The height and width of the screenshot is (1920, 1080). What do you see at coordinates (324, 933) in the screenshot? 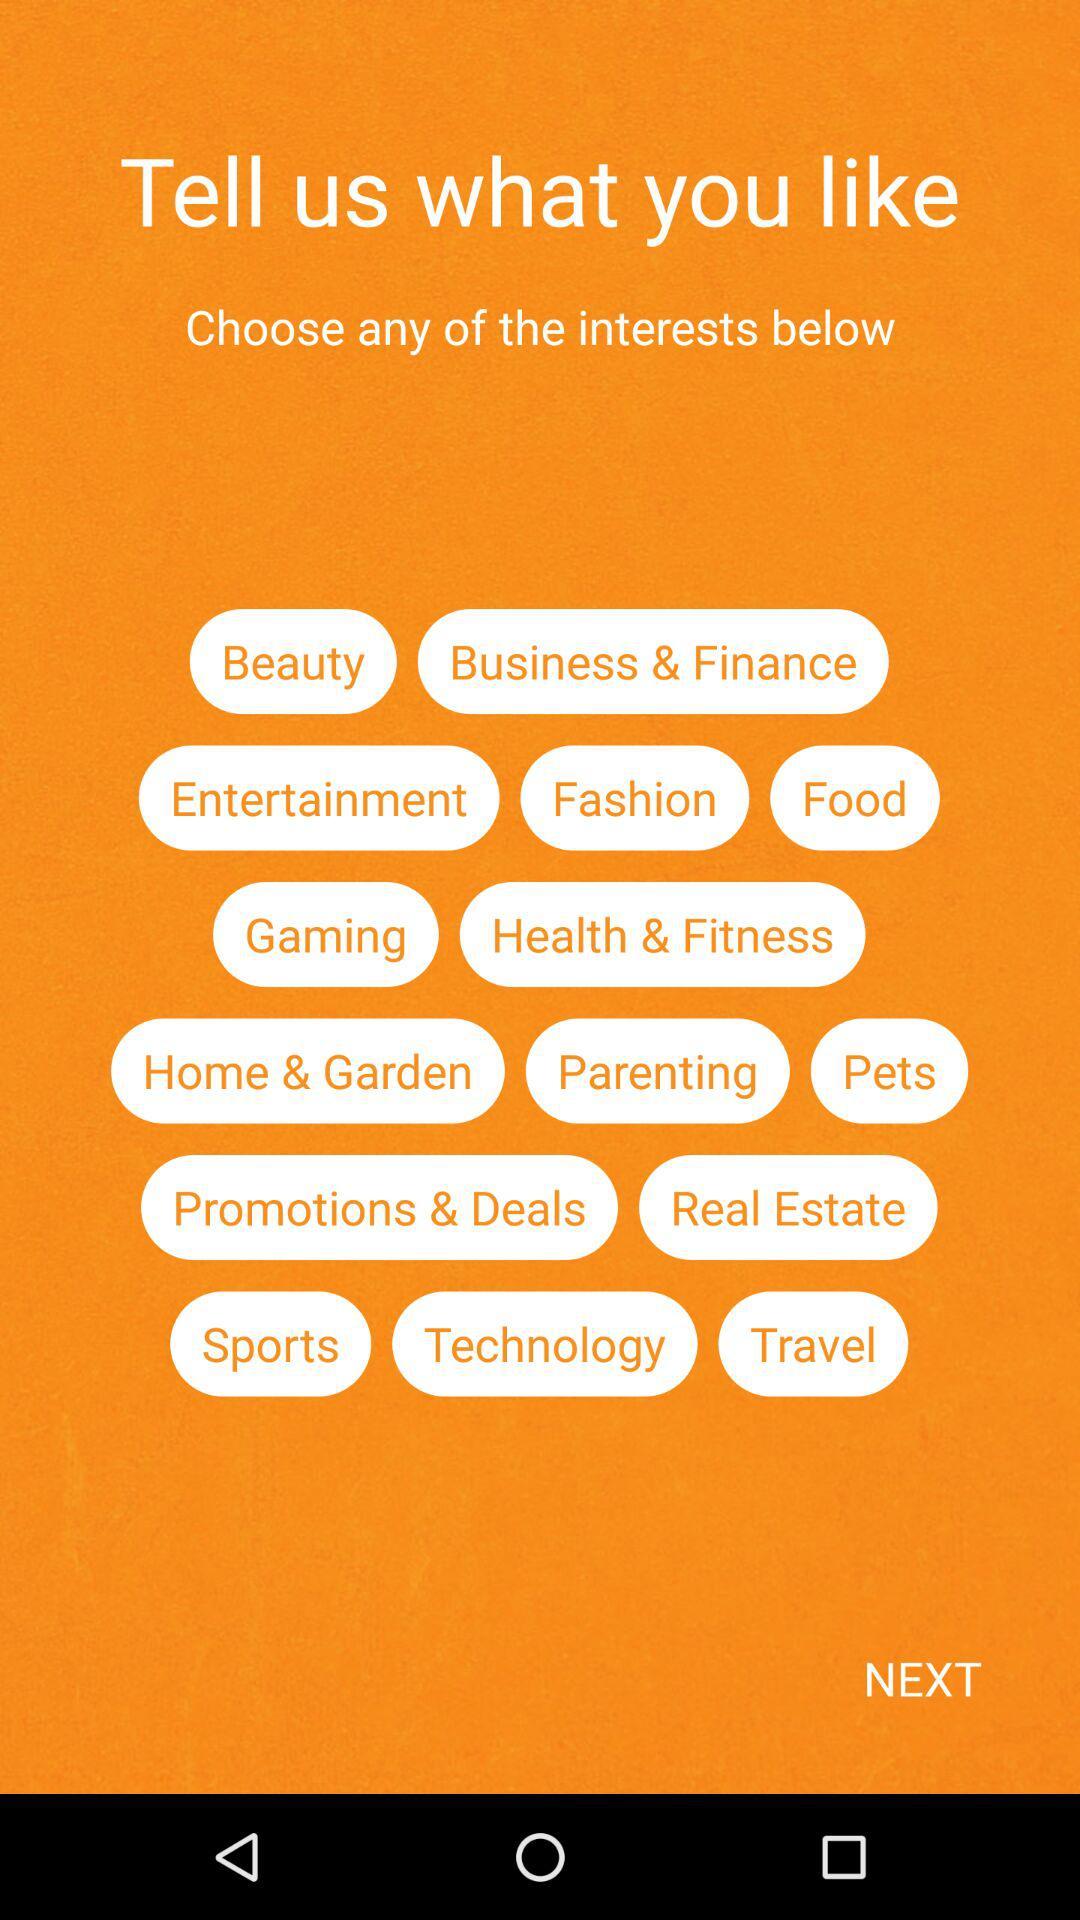
I see `the item next to health & fitness icon` at bounding box center [324, 933].